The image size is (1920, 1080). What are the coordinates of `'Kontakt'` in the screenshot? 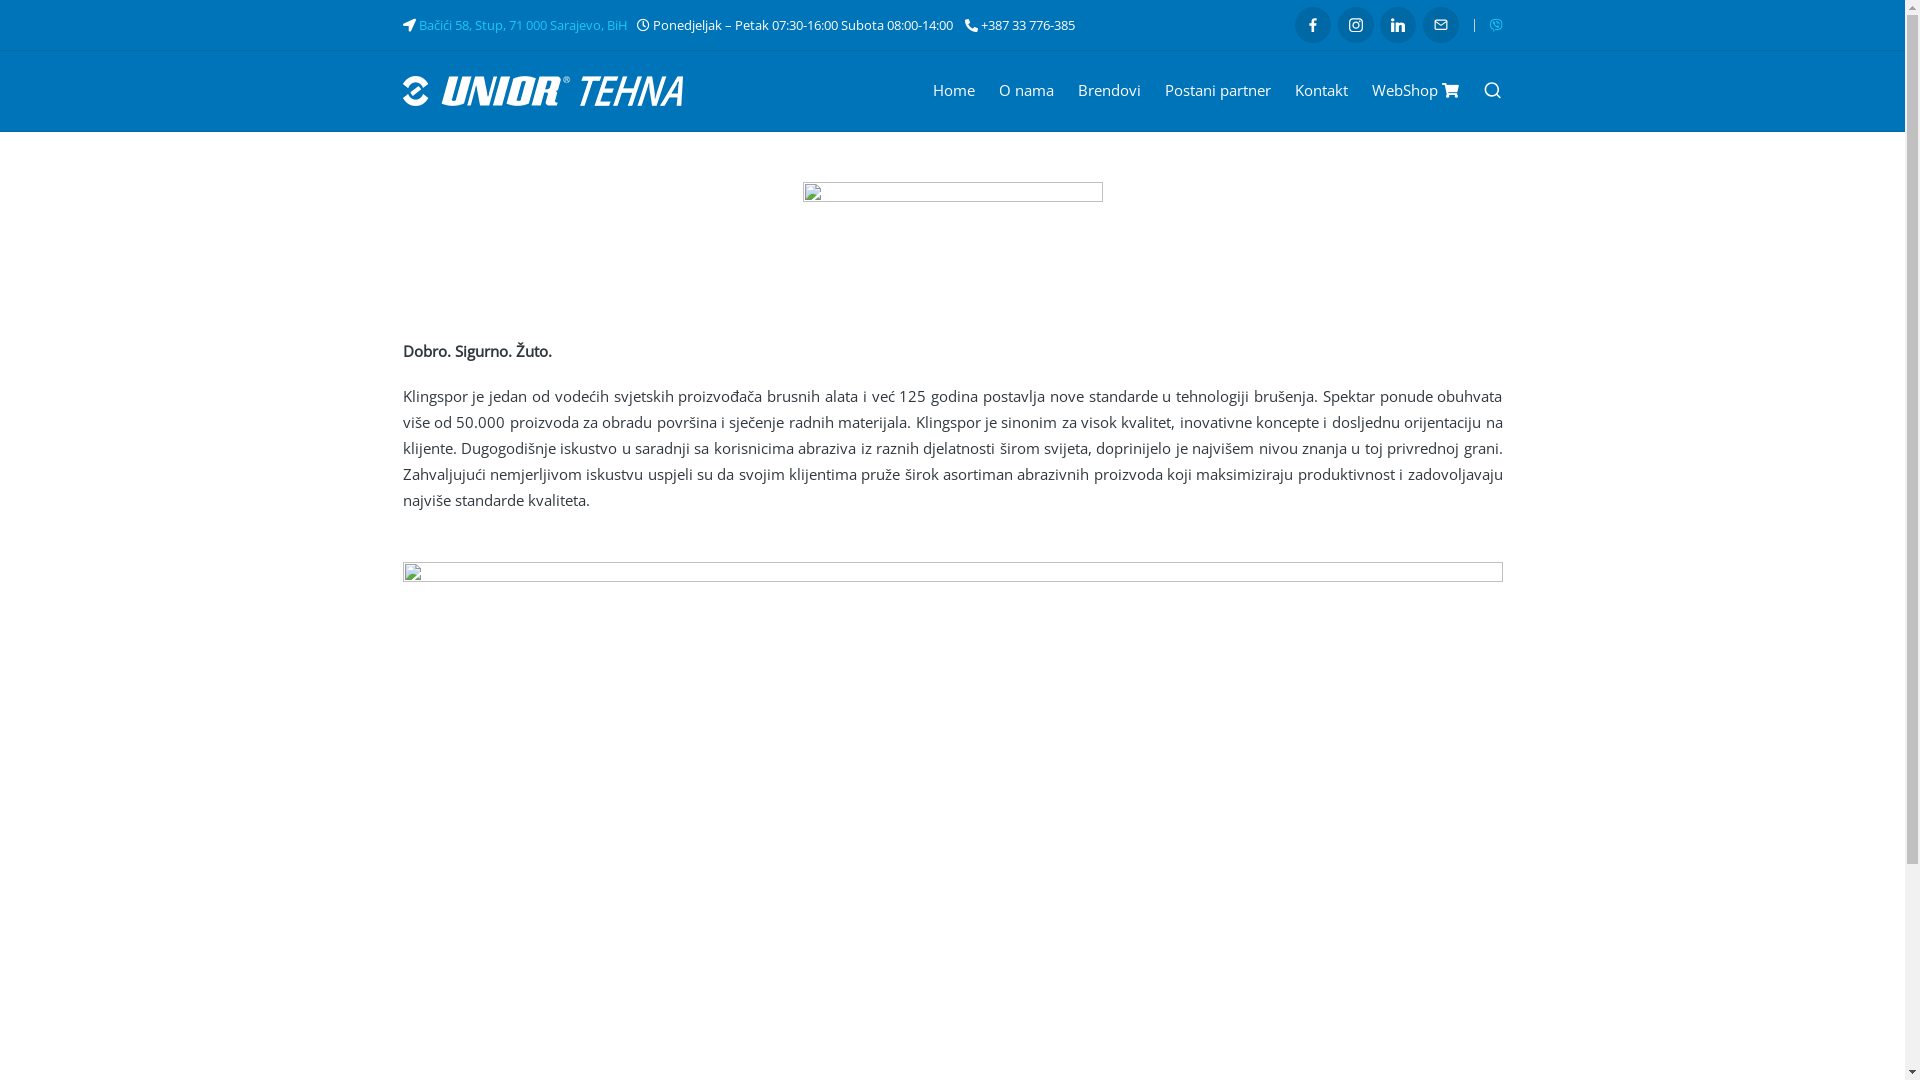 It's located at (1321, 91).